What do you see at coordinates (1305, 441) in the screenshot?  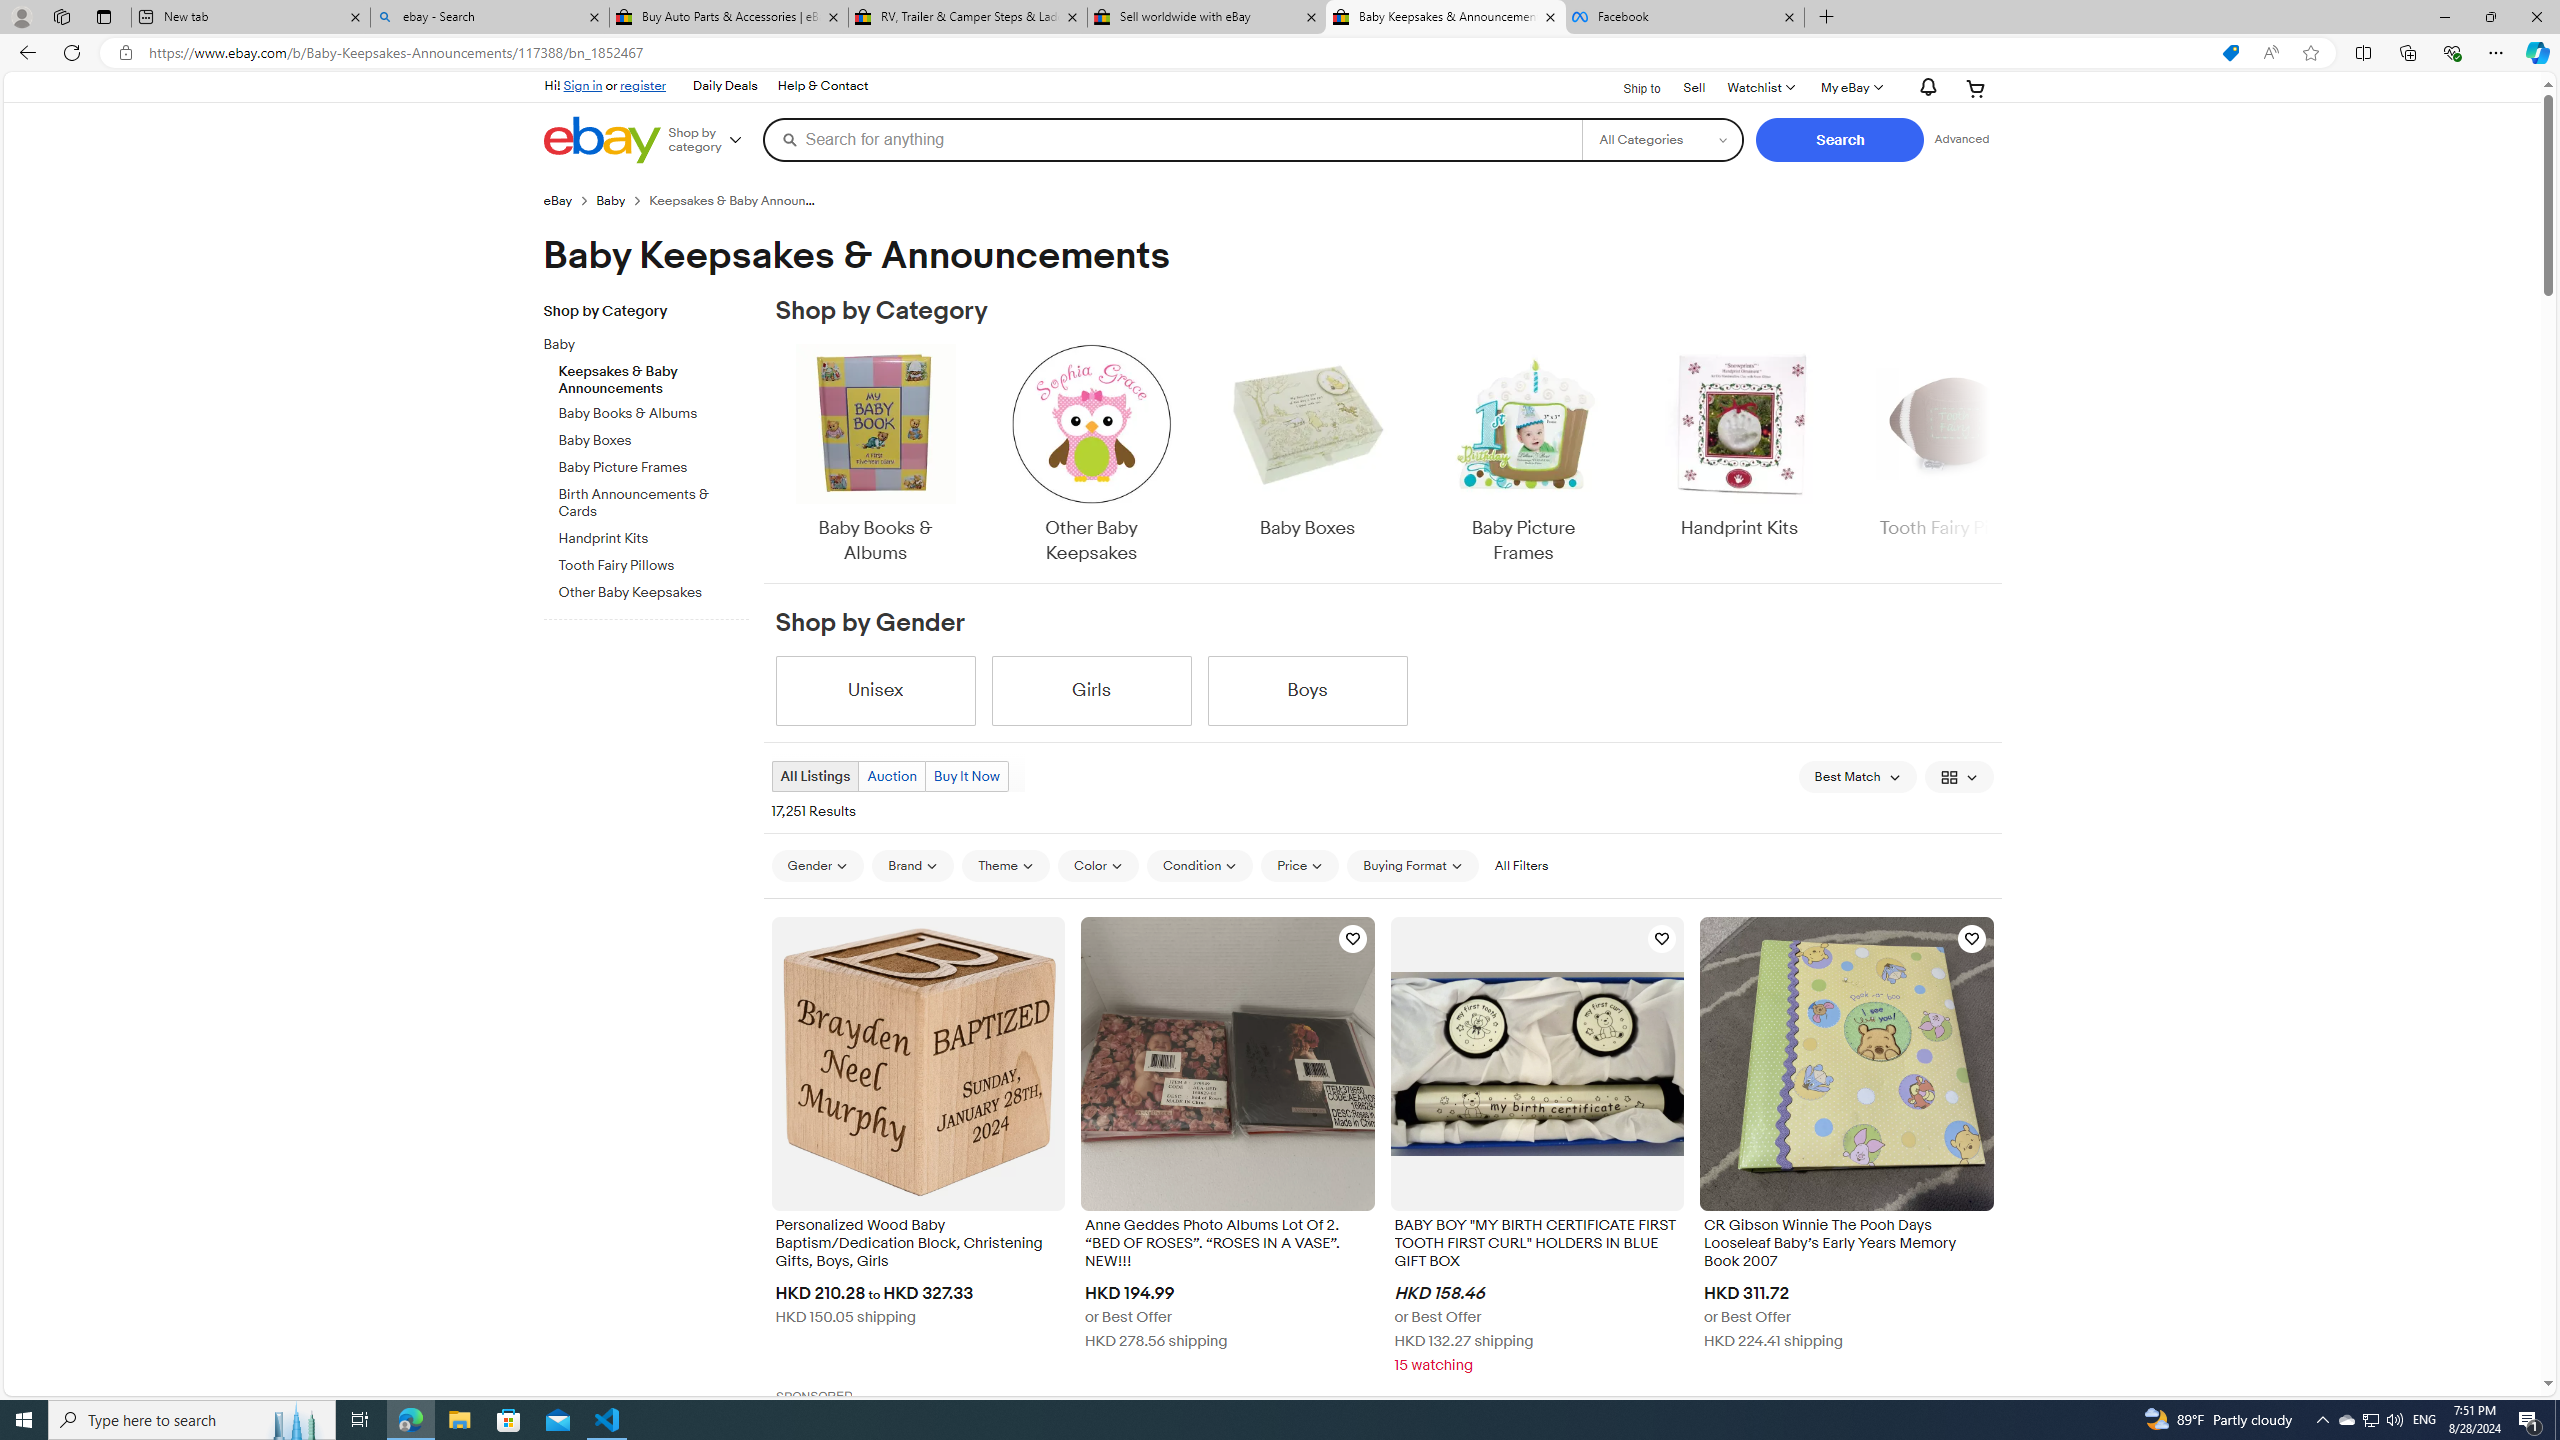 I see `'Baby Boxes'` at bounding box center [1305, 441].